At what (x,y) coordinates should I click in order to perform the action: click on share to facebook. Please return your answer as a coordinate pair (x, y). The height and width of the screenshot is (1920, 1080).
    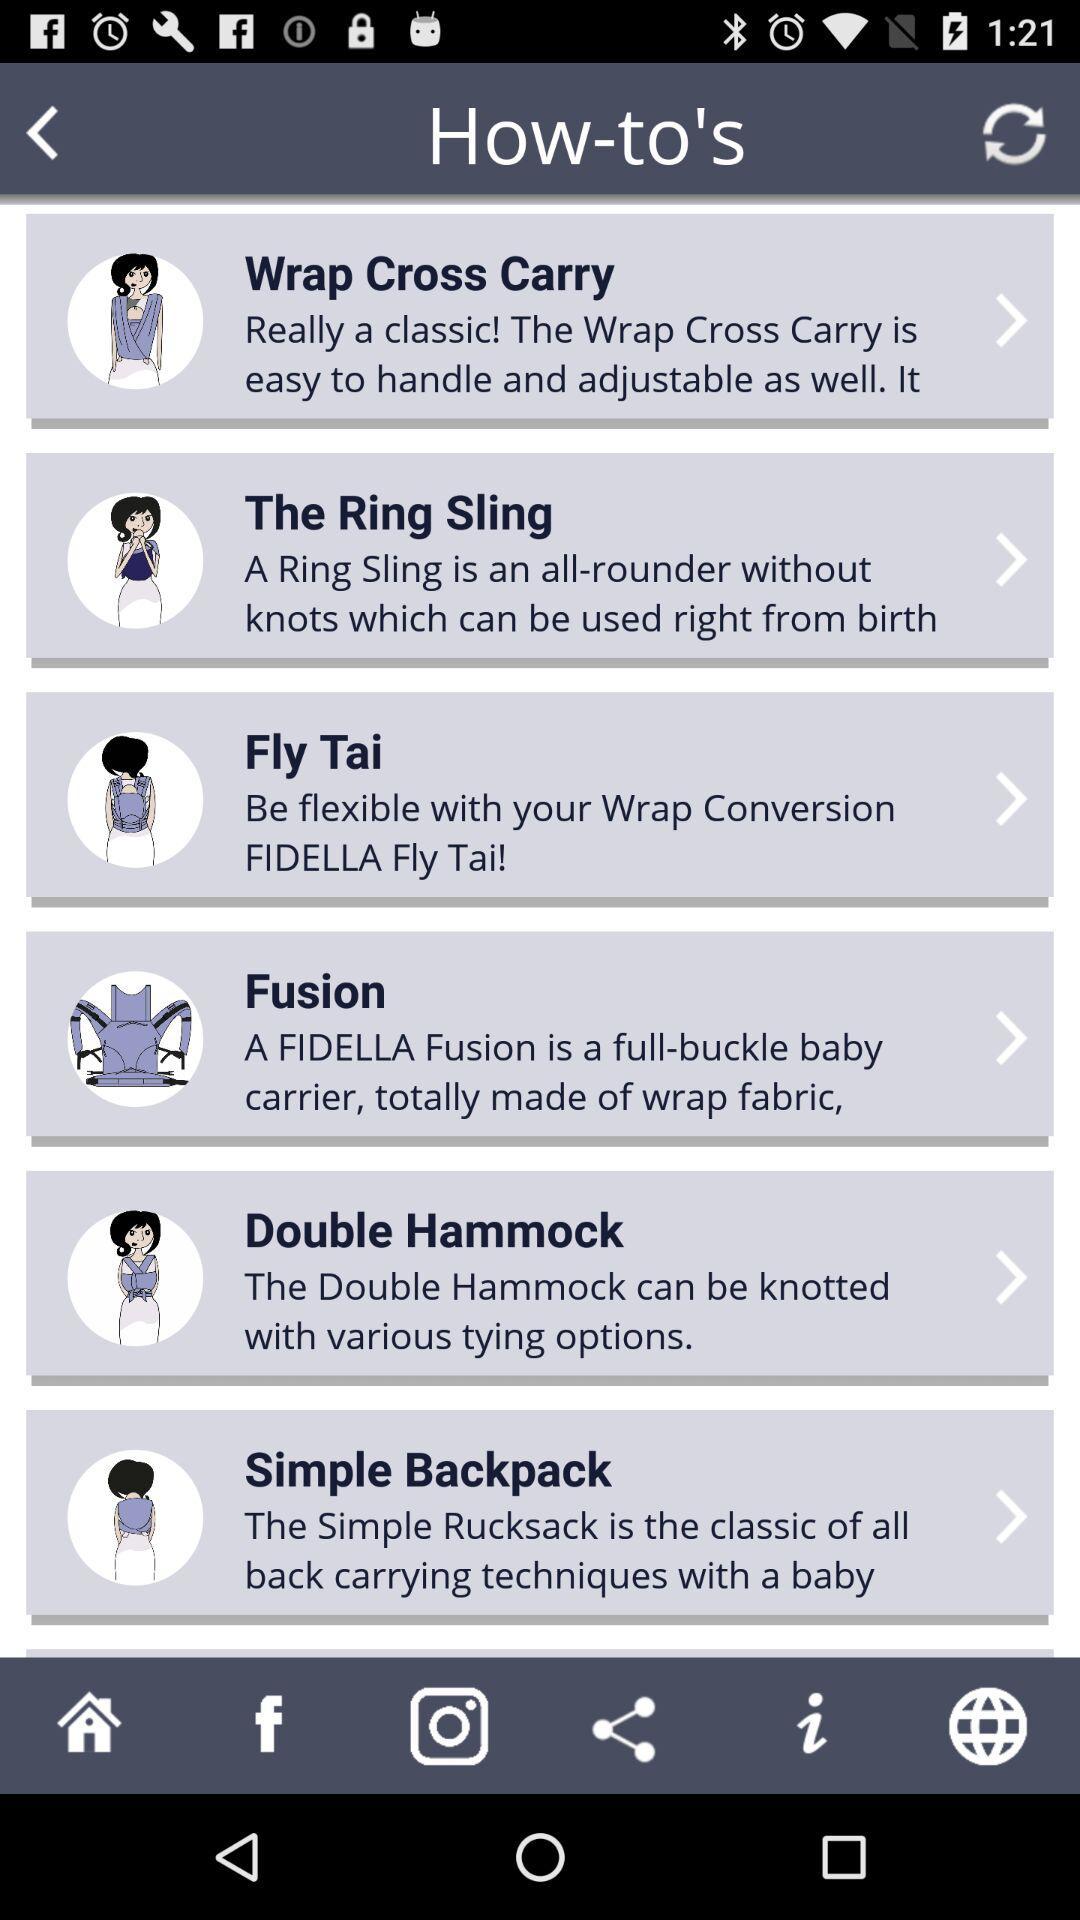
    Looking at the image, I should click on (270, 1724).